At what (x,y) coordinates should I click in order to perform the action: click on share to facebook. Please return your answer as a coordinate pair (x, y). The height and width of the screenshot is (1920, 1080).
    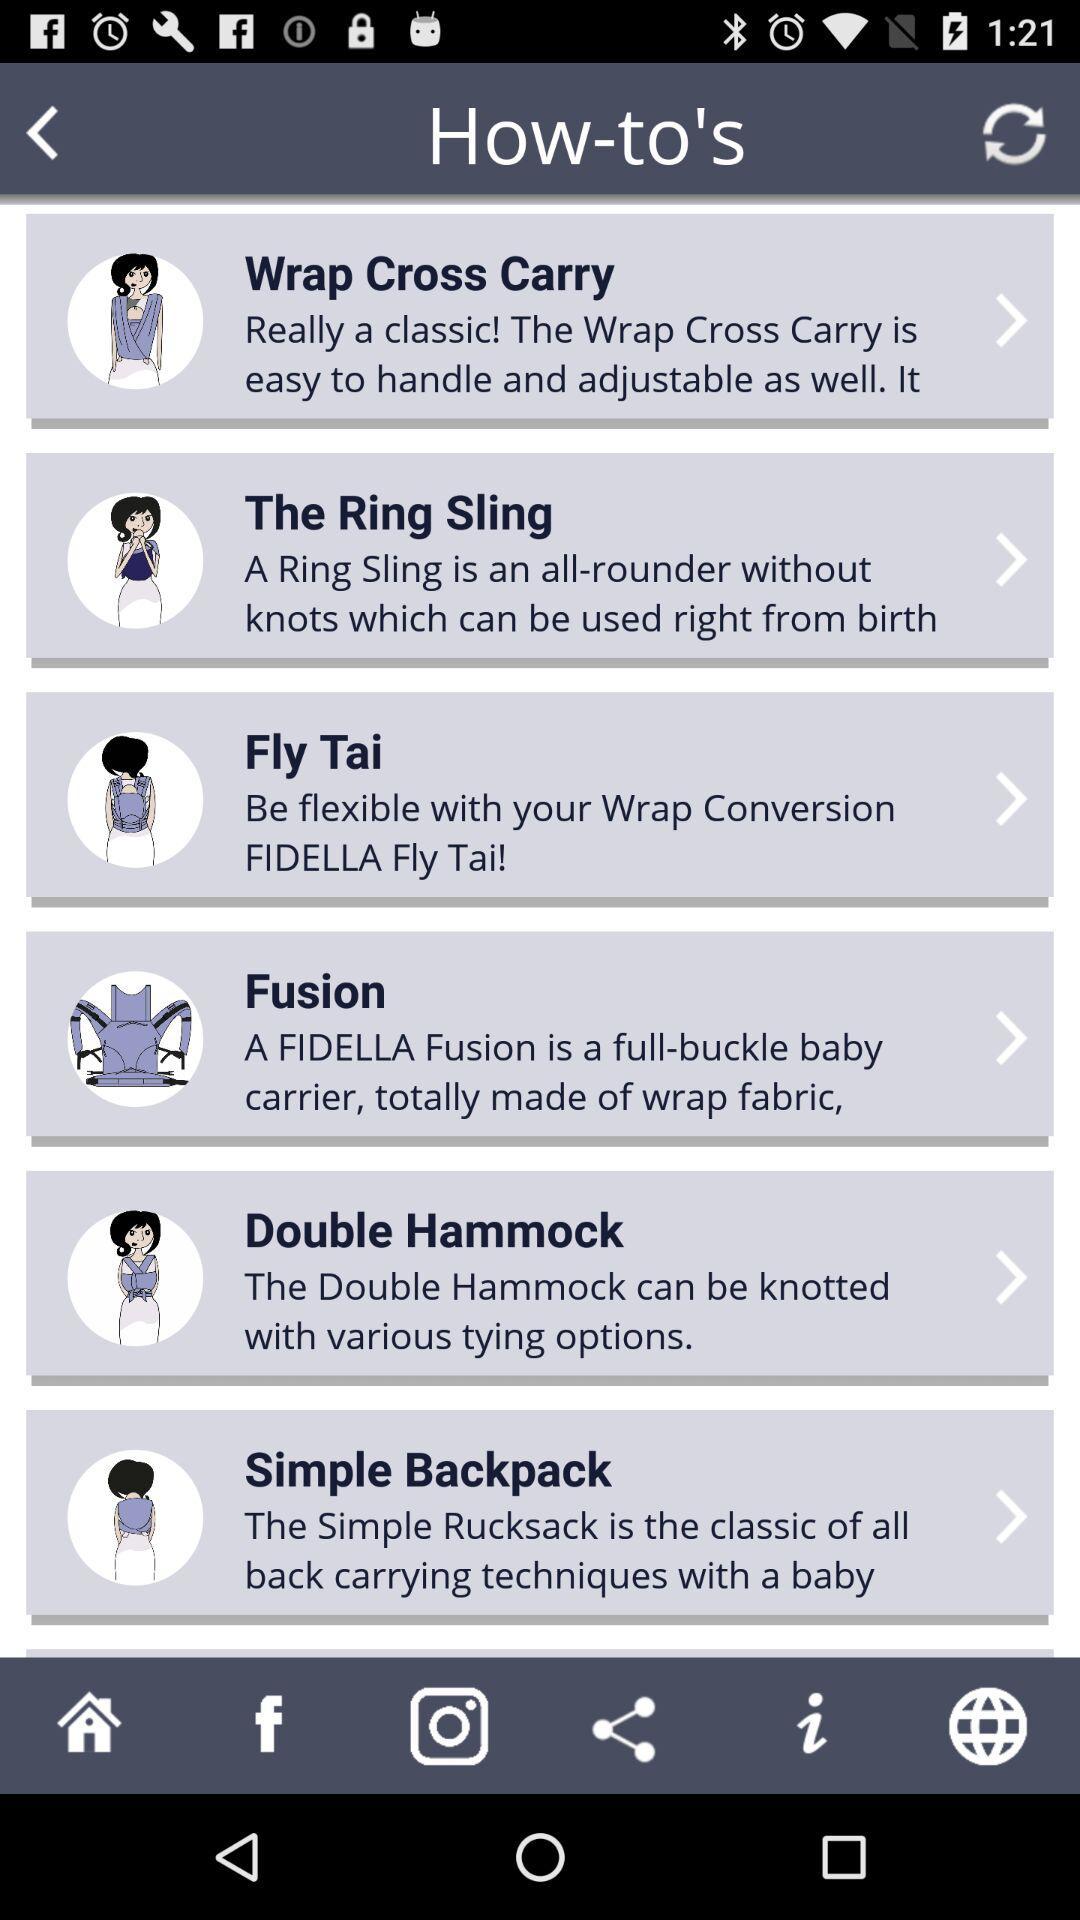
    Looking at the image, I should click on (270, 1724).